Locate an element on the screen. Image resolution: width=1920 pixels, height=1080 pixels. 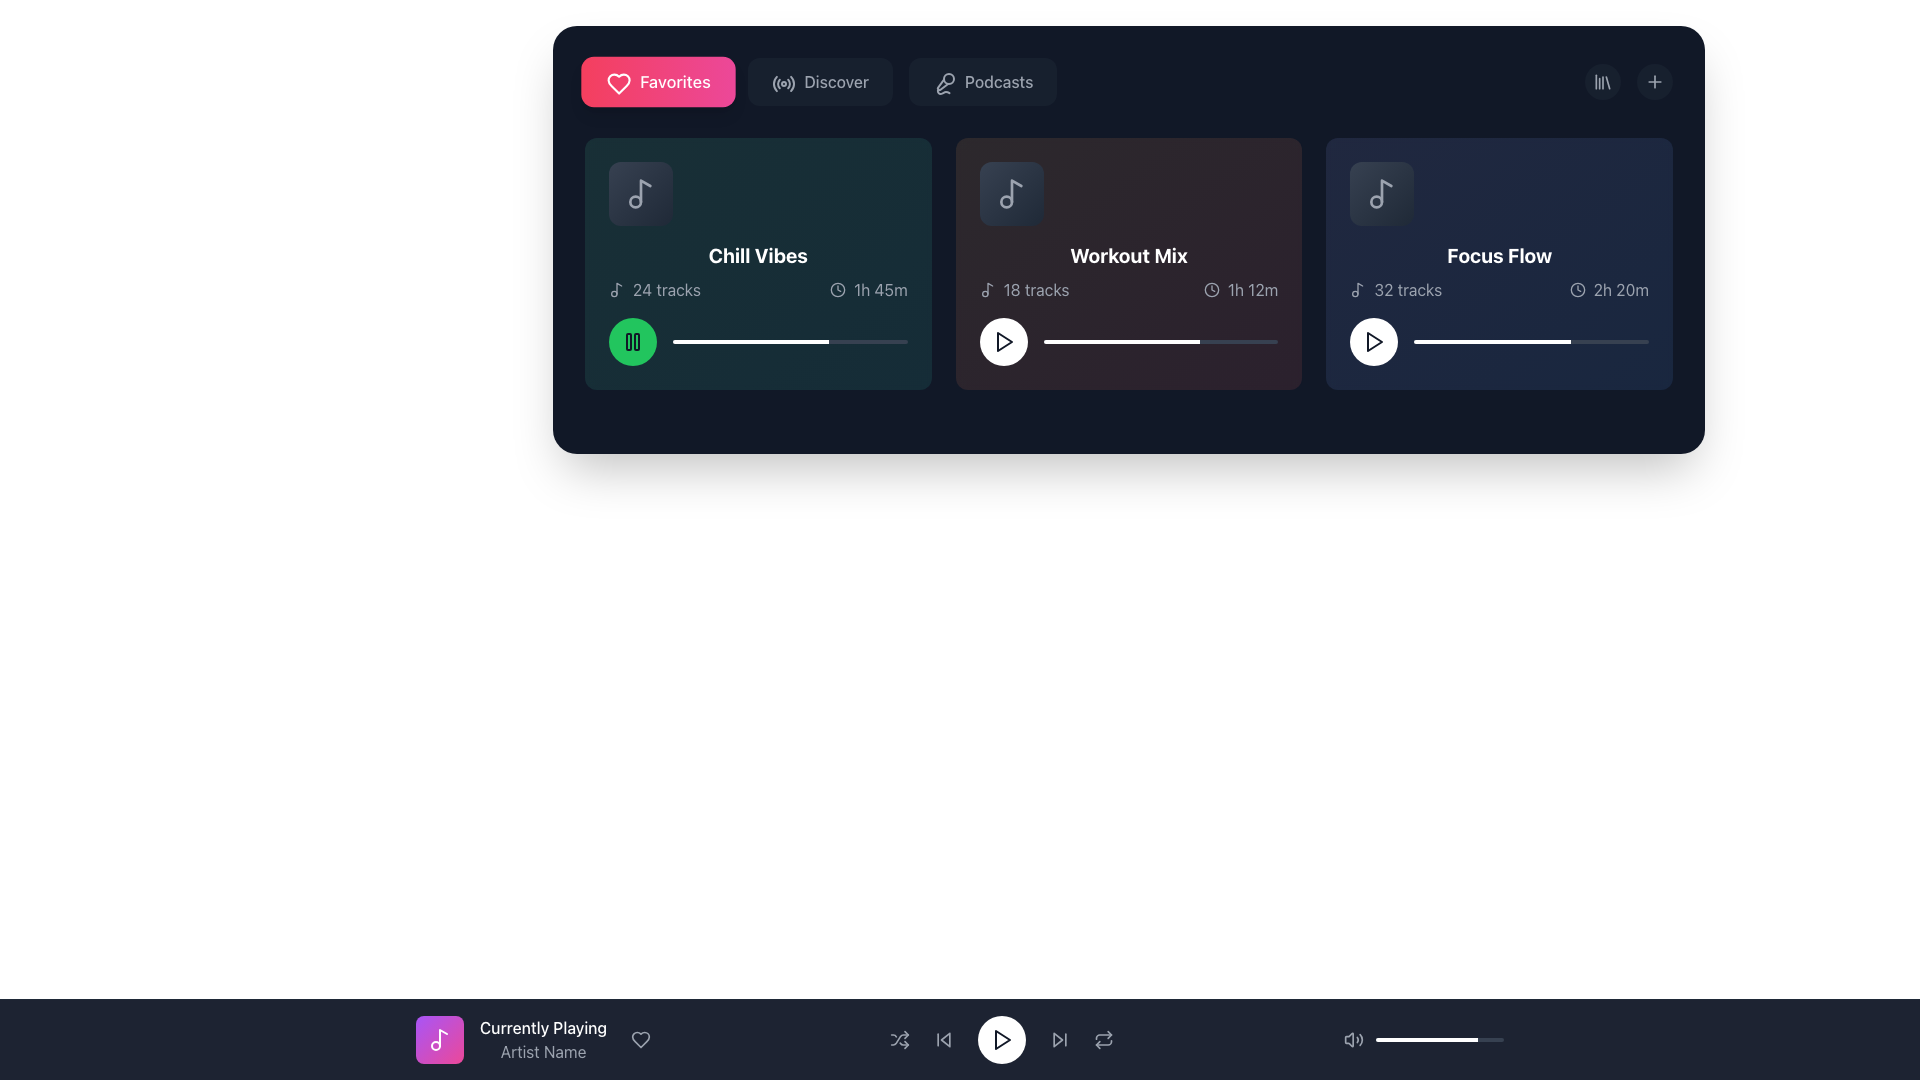
the 'Chill Vibes' playlist card, which has a dark blue background and contains the title in bold white text is located at coordinates (757, 262).